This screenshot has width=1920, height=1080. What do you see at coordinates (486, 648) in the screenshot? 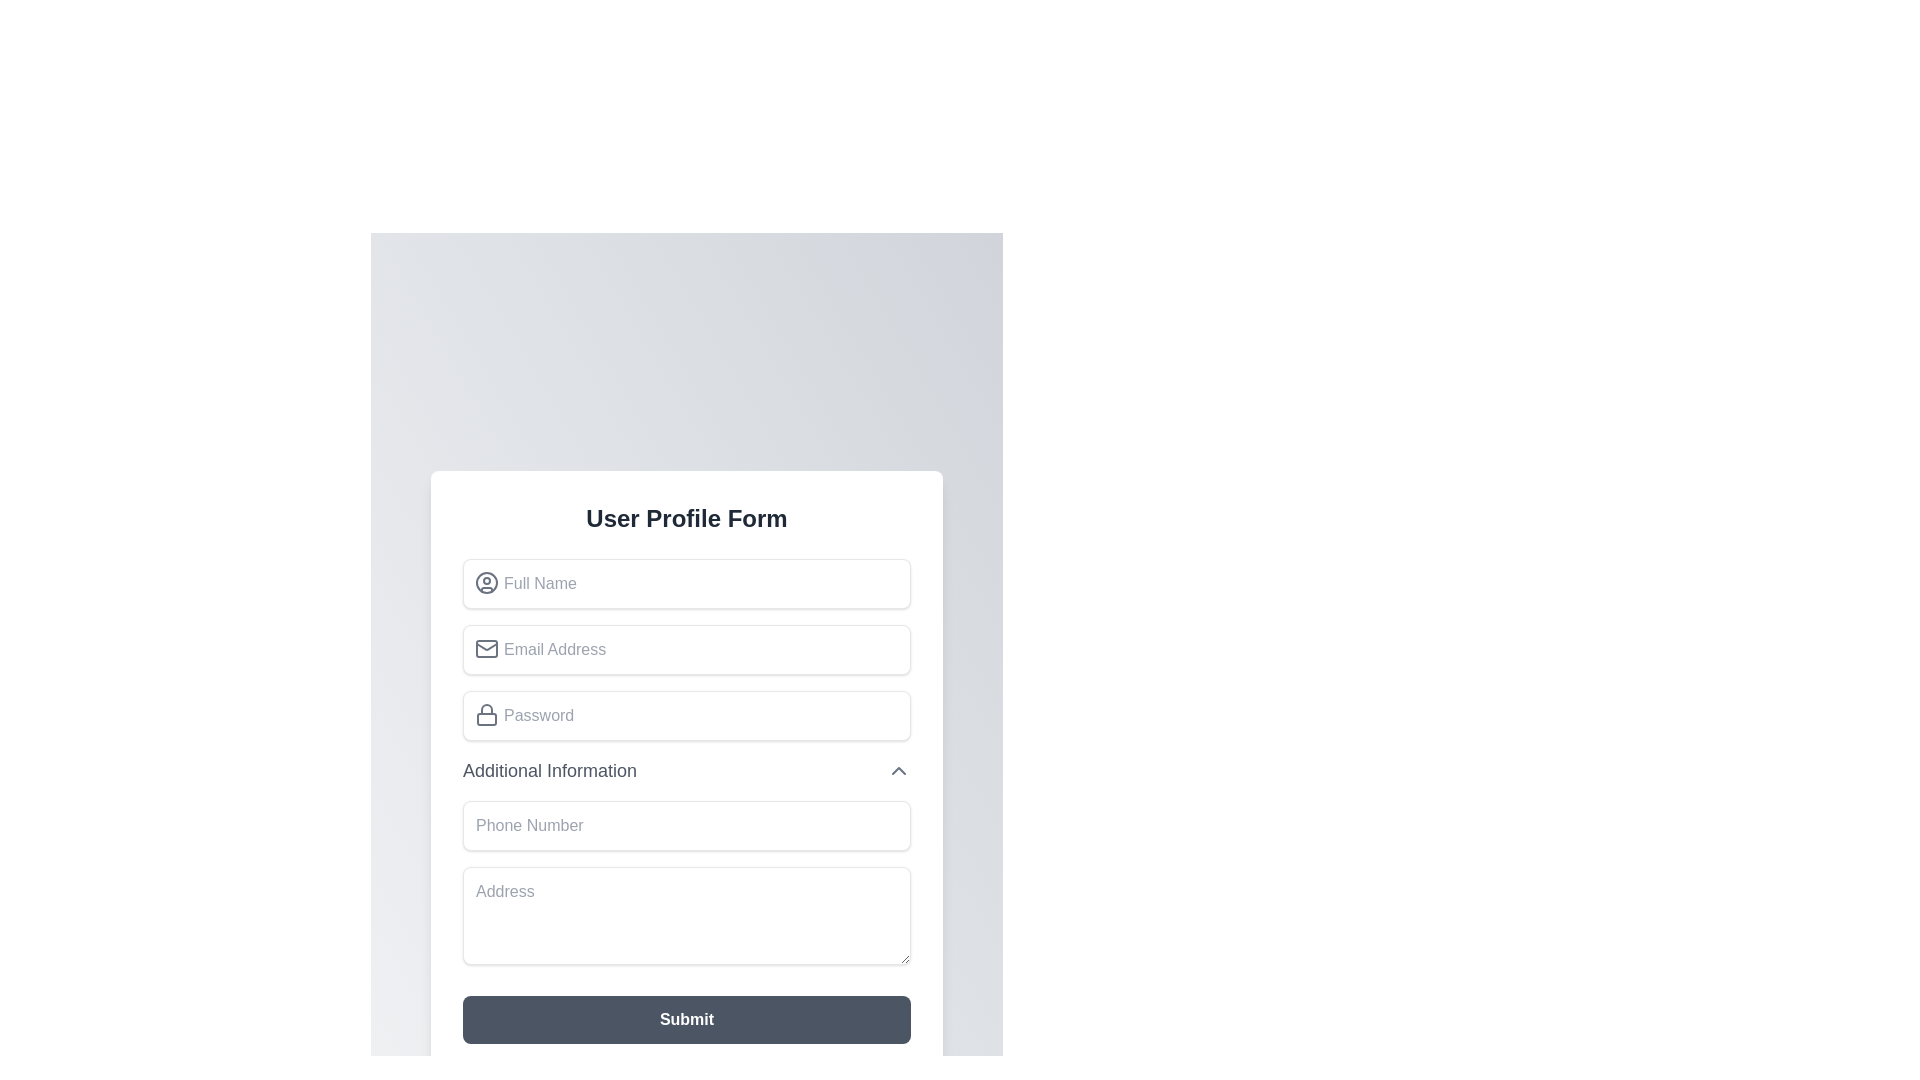
I see `the 'Email Address' input field by focusing on the envelope icon located at the top-left corner inside the input box` at bounding box center [486, 648].